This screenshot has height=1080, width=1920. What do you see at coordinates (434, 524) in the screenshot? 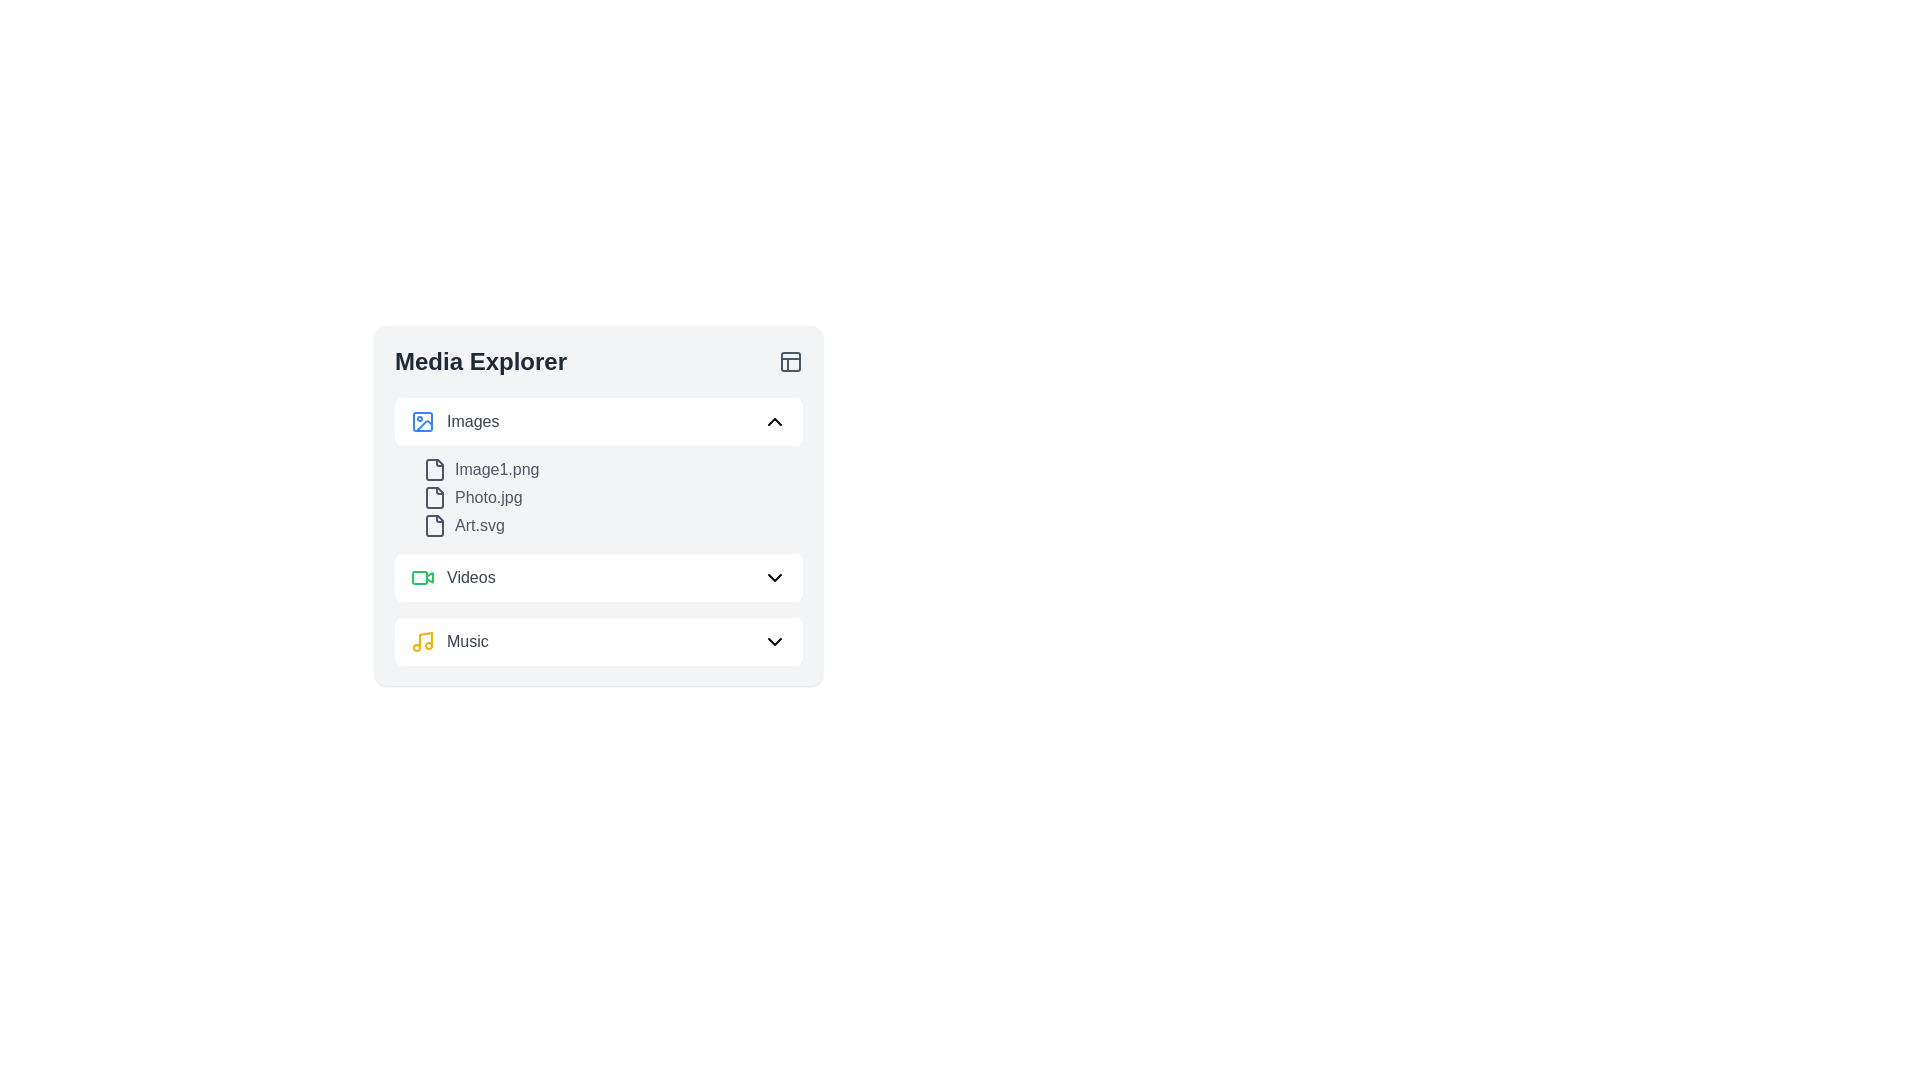
I see `the icon representing the 'Art.svg' file` at bounding box center [434, 524].